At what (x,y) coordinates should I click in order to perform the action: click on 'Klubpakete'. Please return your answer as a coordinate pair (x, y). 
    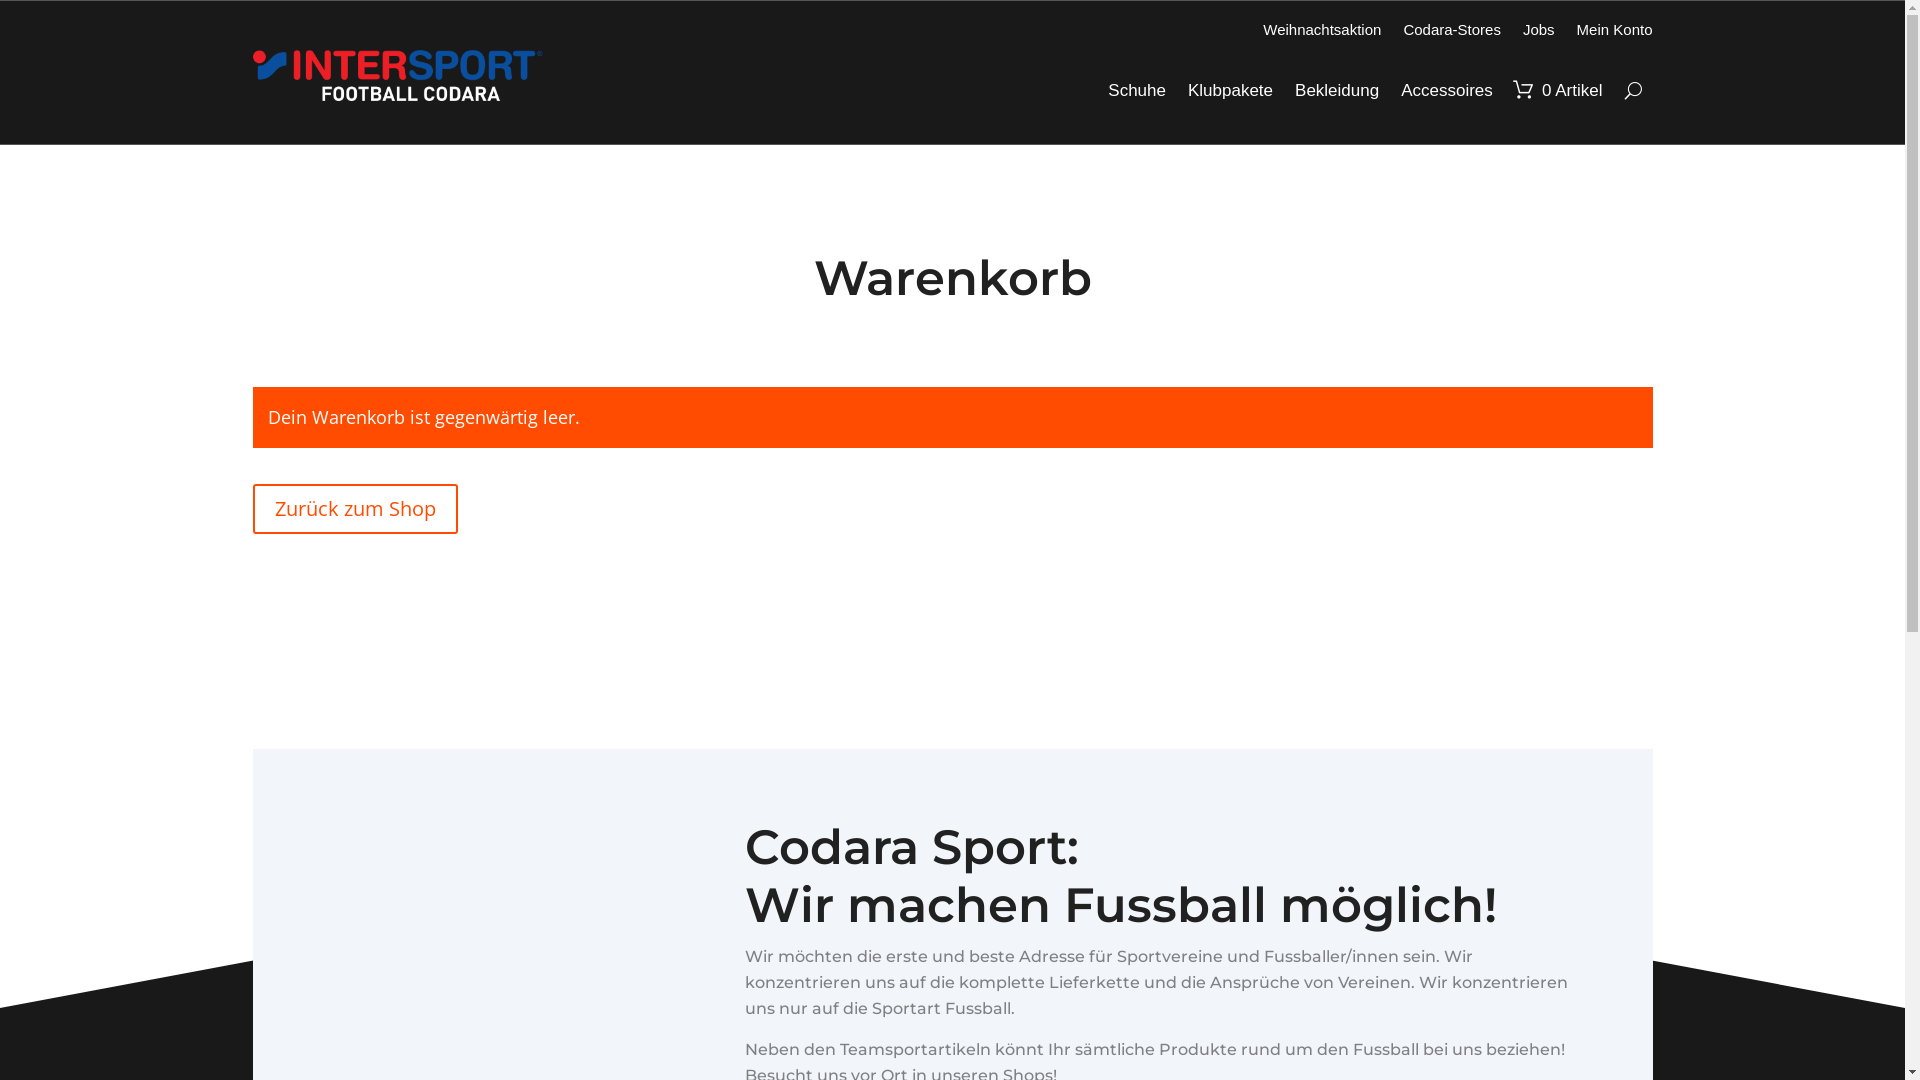
    Looking at the image, I should click on (1229, 91).